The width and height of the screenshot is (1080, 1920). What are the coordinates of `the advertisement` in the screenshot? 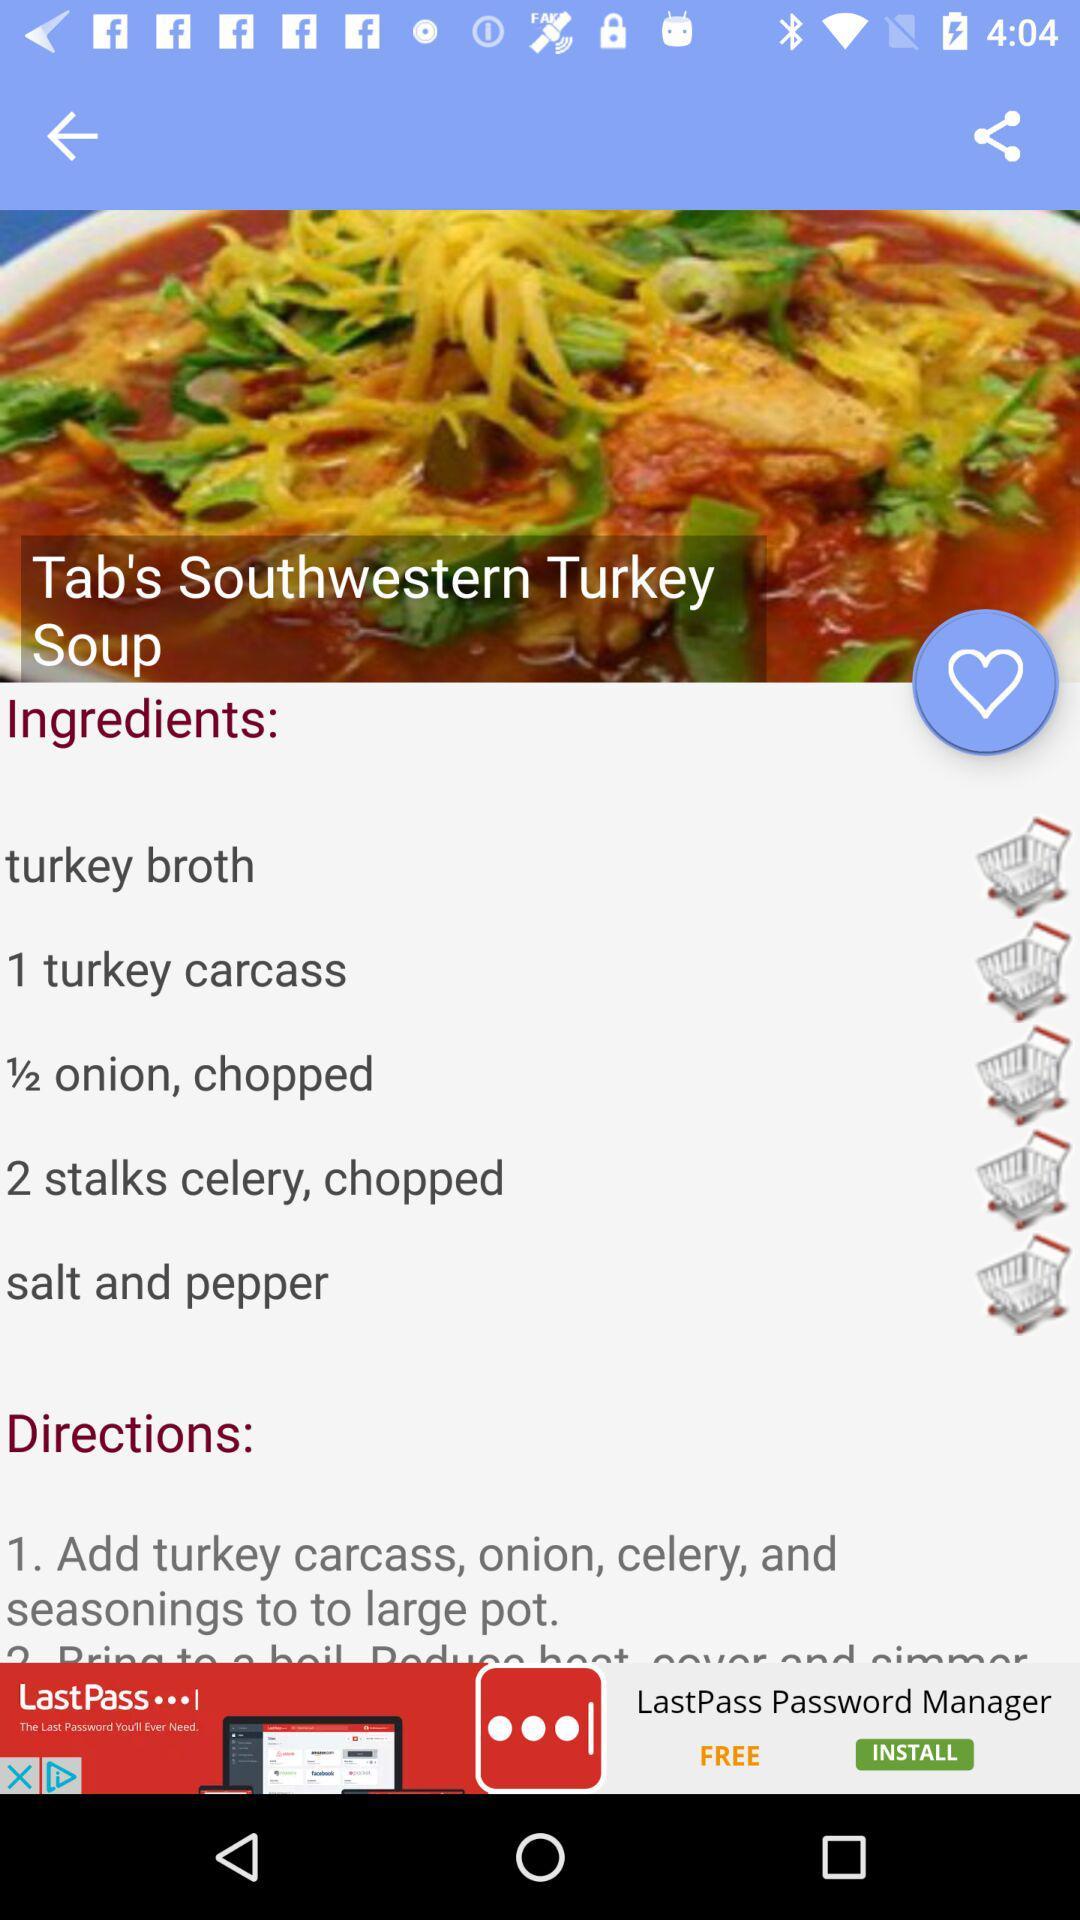 It's located at (540, 1727).